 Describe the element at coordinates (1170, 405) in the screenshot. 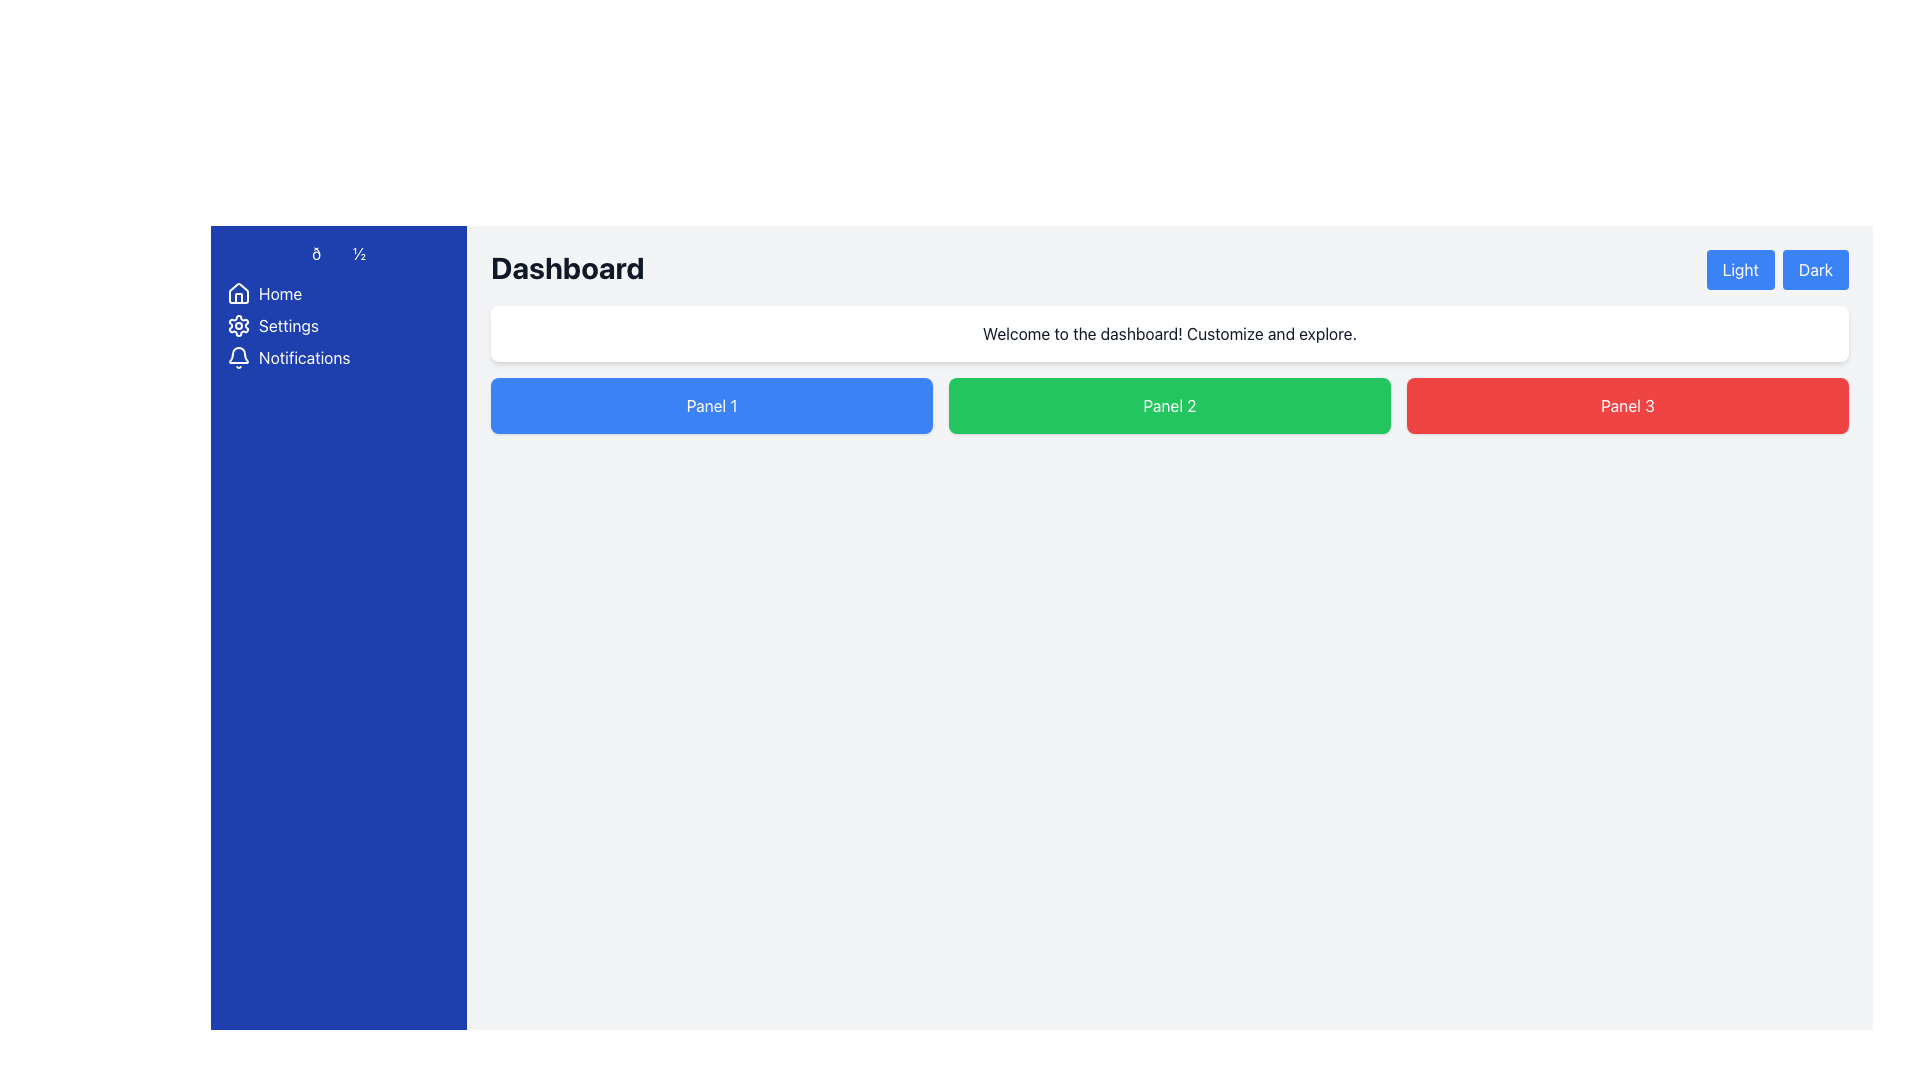

I see `the static middle panel located in the central area of the interface, which is part of a grid layout with 'Panel 1' on the left and 'Panel 3' on the right` at that location.